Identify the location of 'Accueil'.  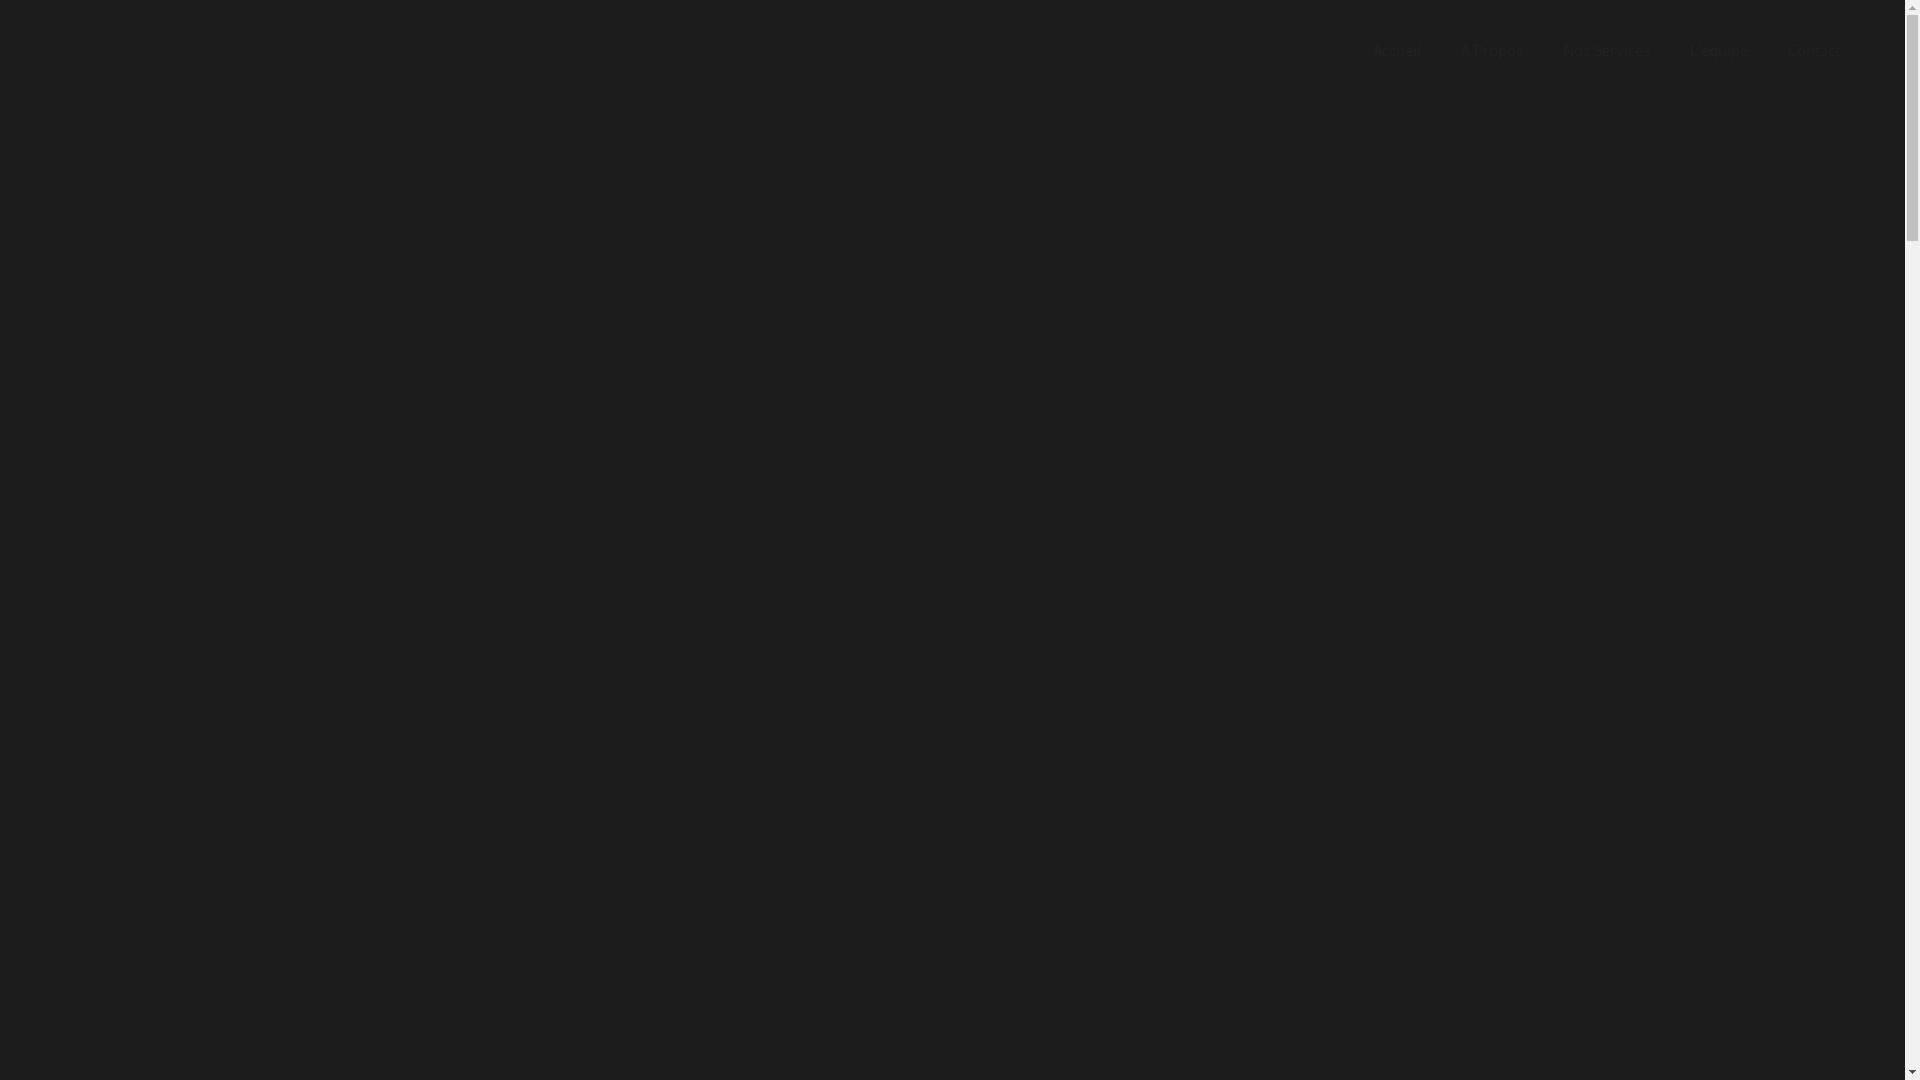
(1395, 49).